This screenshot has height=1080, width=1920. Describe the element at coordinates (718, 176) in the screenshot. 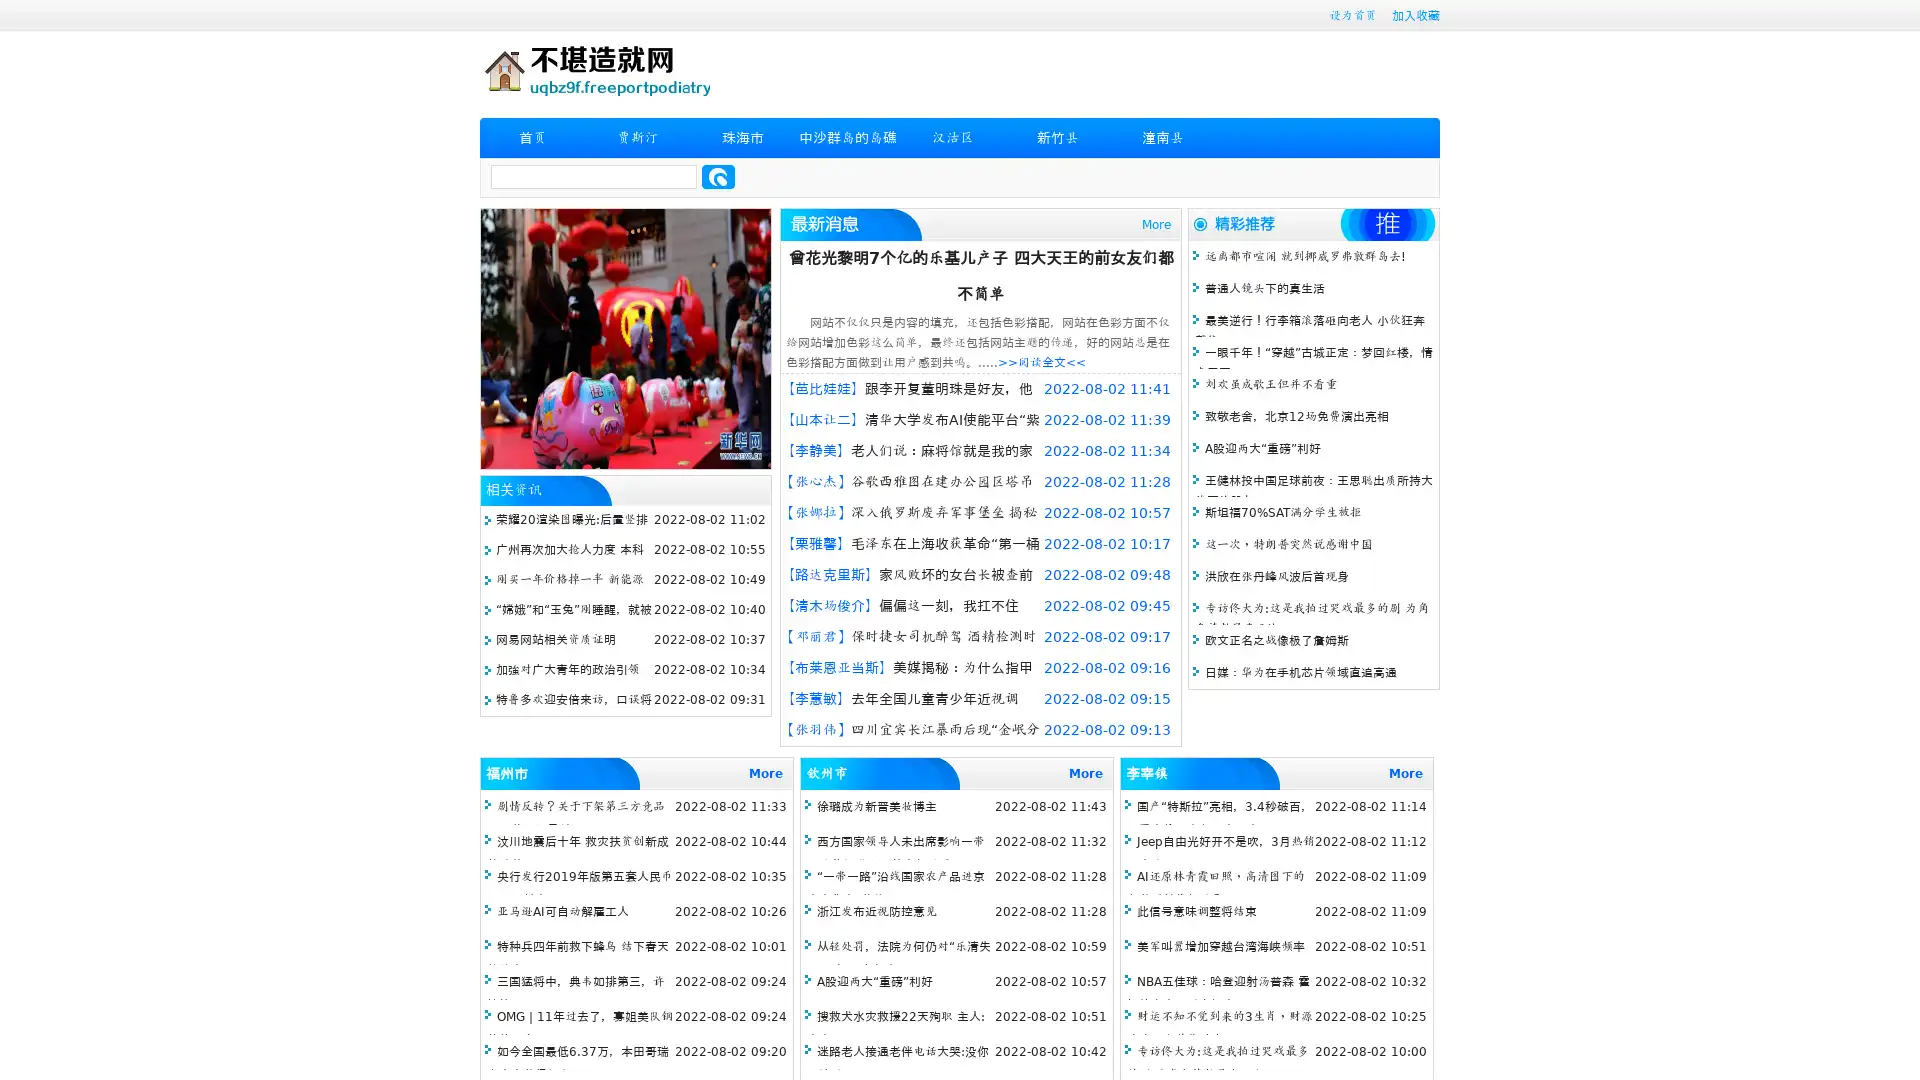

I see `Search` at that location.